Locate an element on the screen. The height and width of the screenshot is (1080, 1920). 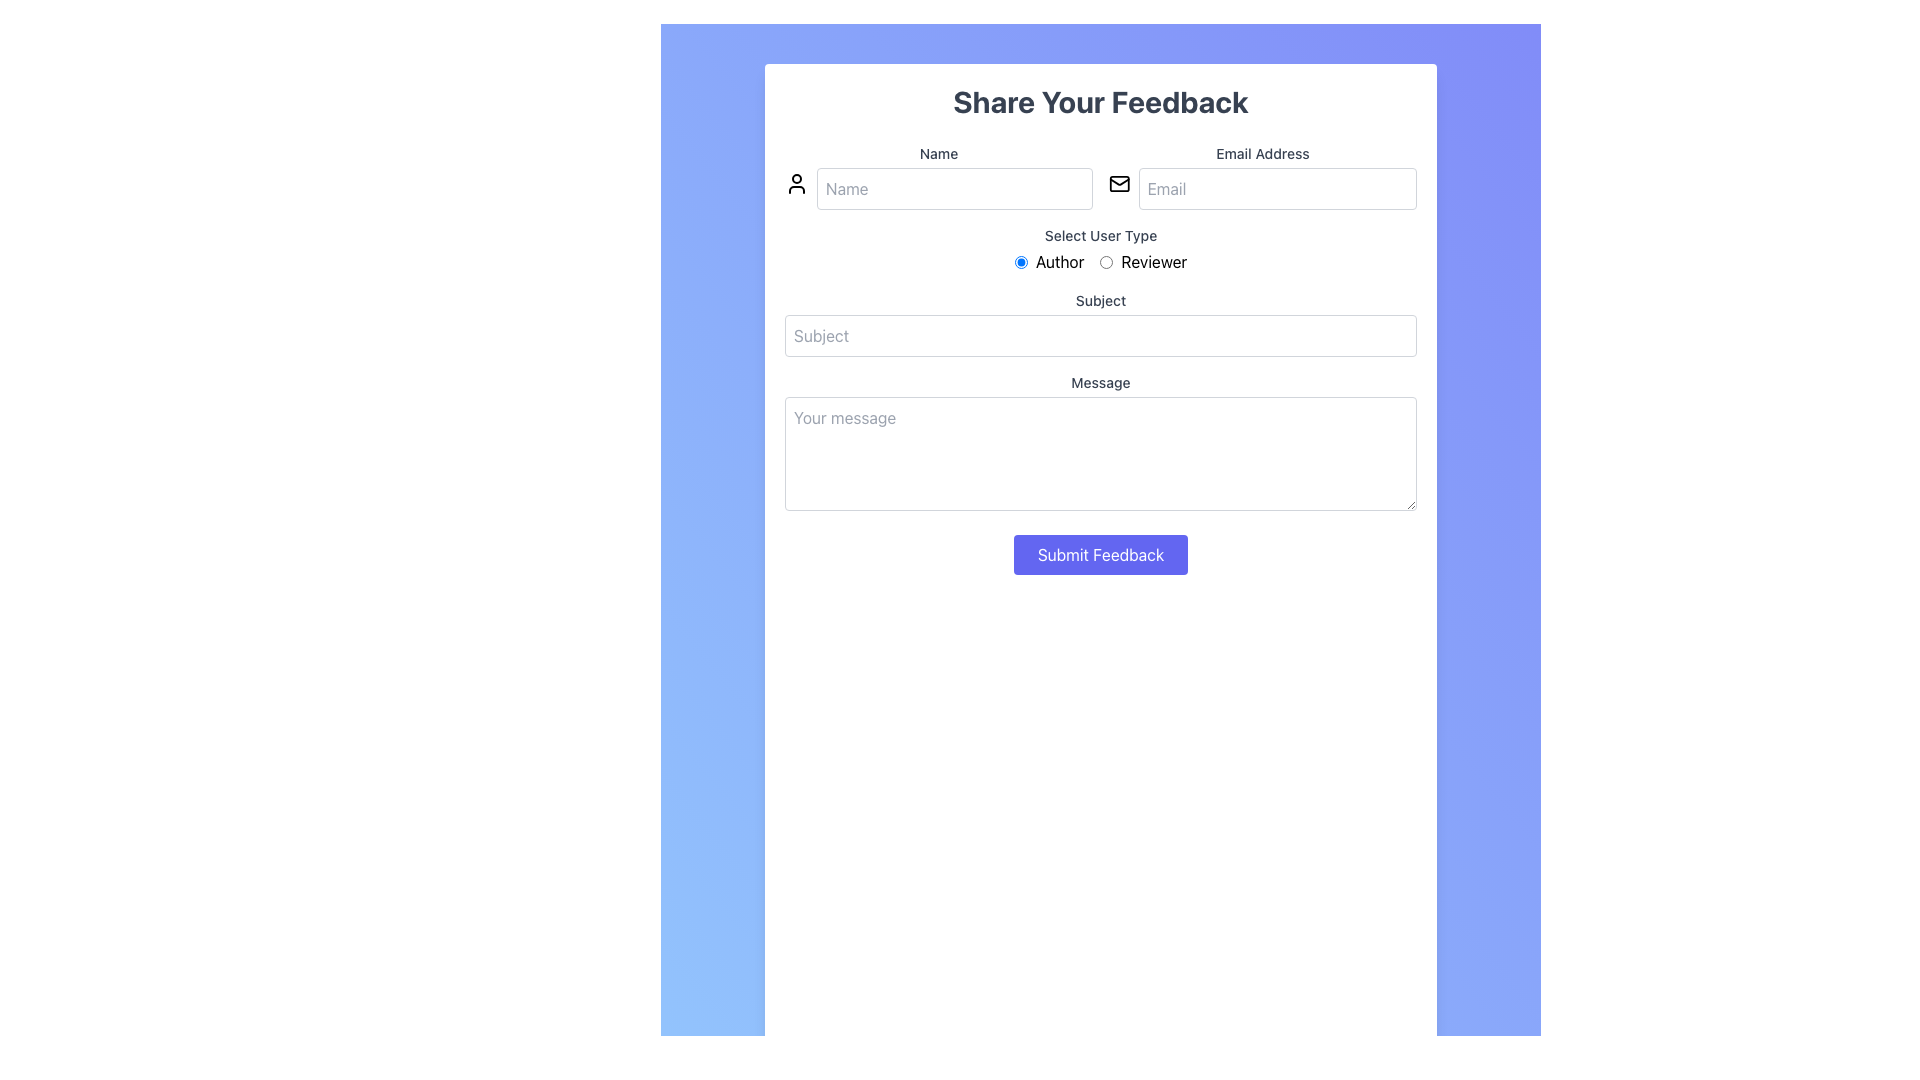
the label indicating the input field for entering a name, which is positioned above the corresponding text input field is located at coordinates (938, 153).